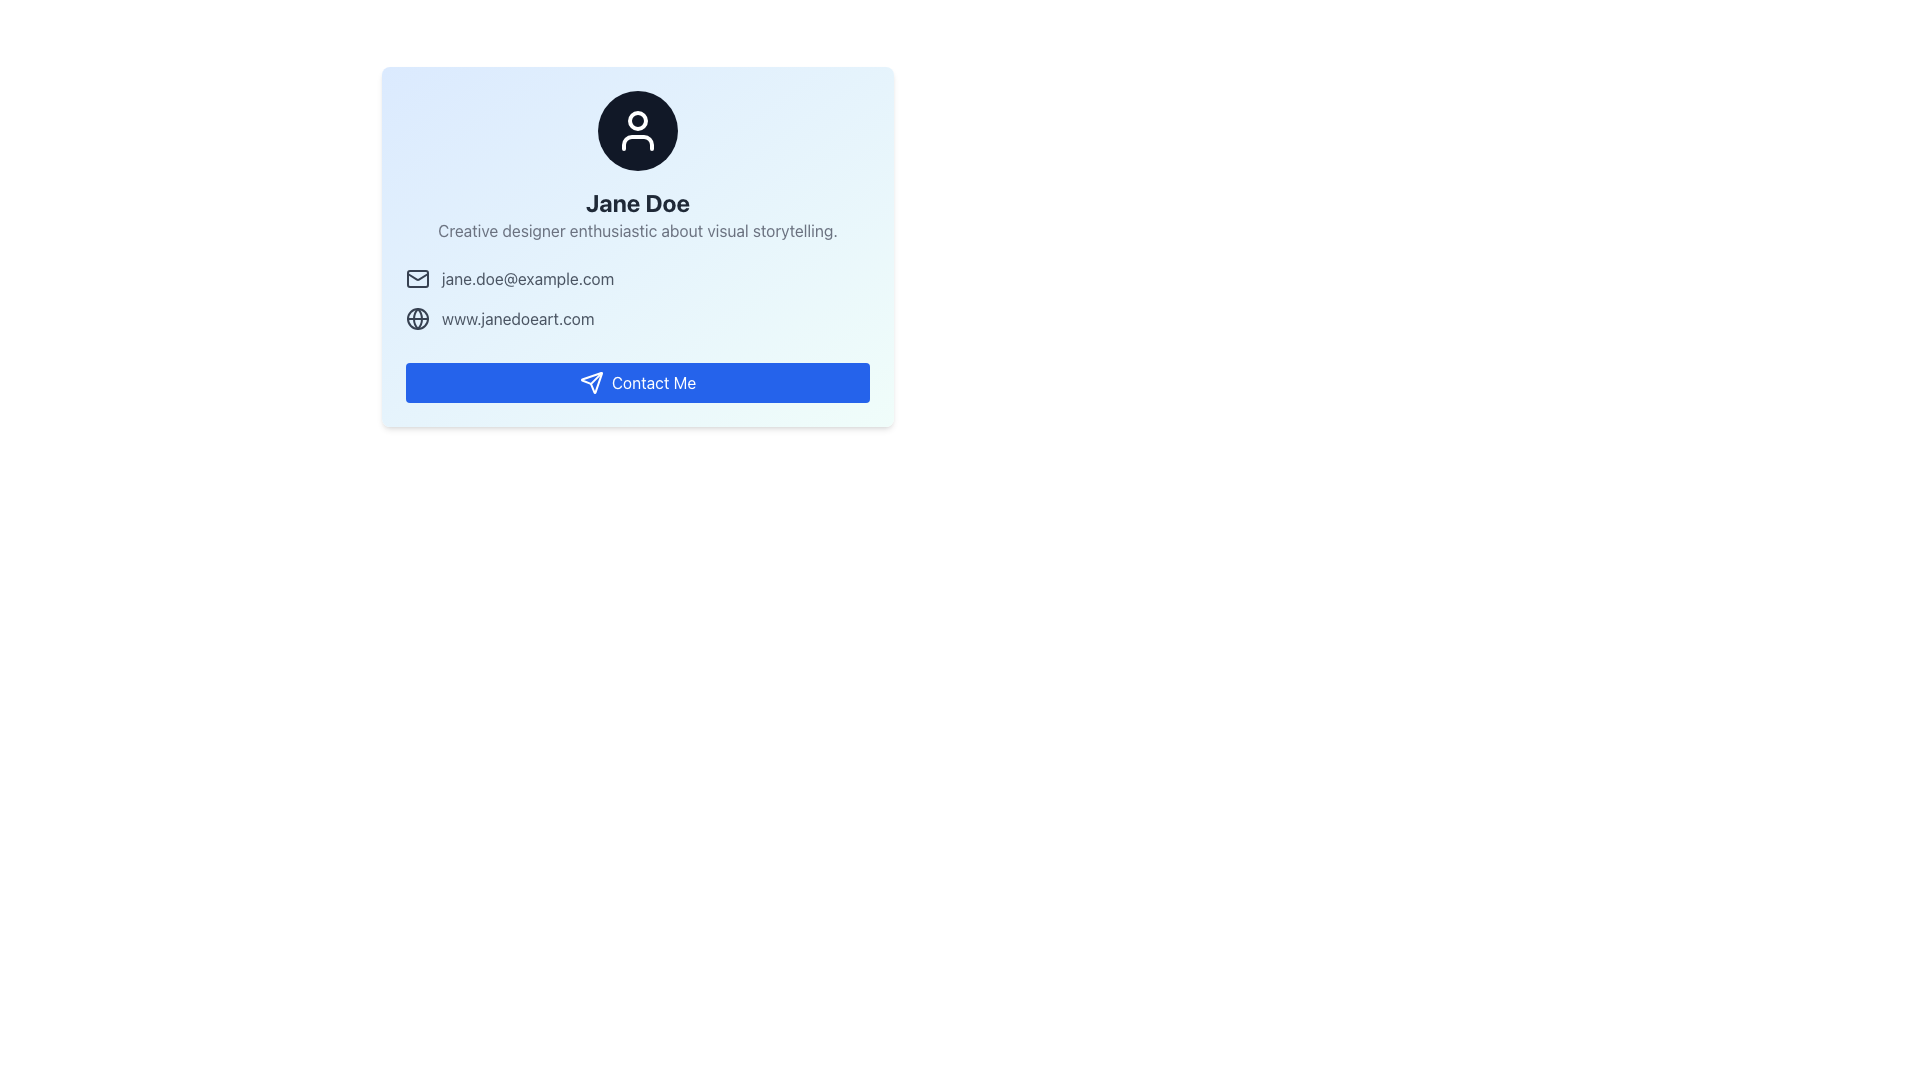 Image resolution: width=1920 pixels, height=1080 pixels. Describe the element at coordinates (590, 382) in the screenshot. I see `the send action icon located on the left side of the 'Contact Me' button, centered vertically within it` at that location.